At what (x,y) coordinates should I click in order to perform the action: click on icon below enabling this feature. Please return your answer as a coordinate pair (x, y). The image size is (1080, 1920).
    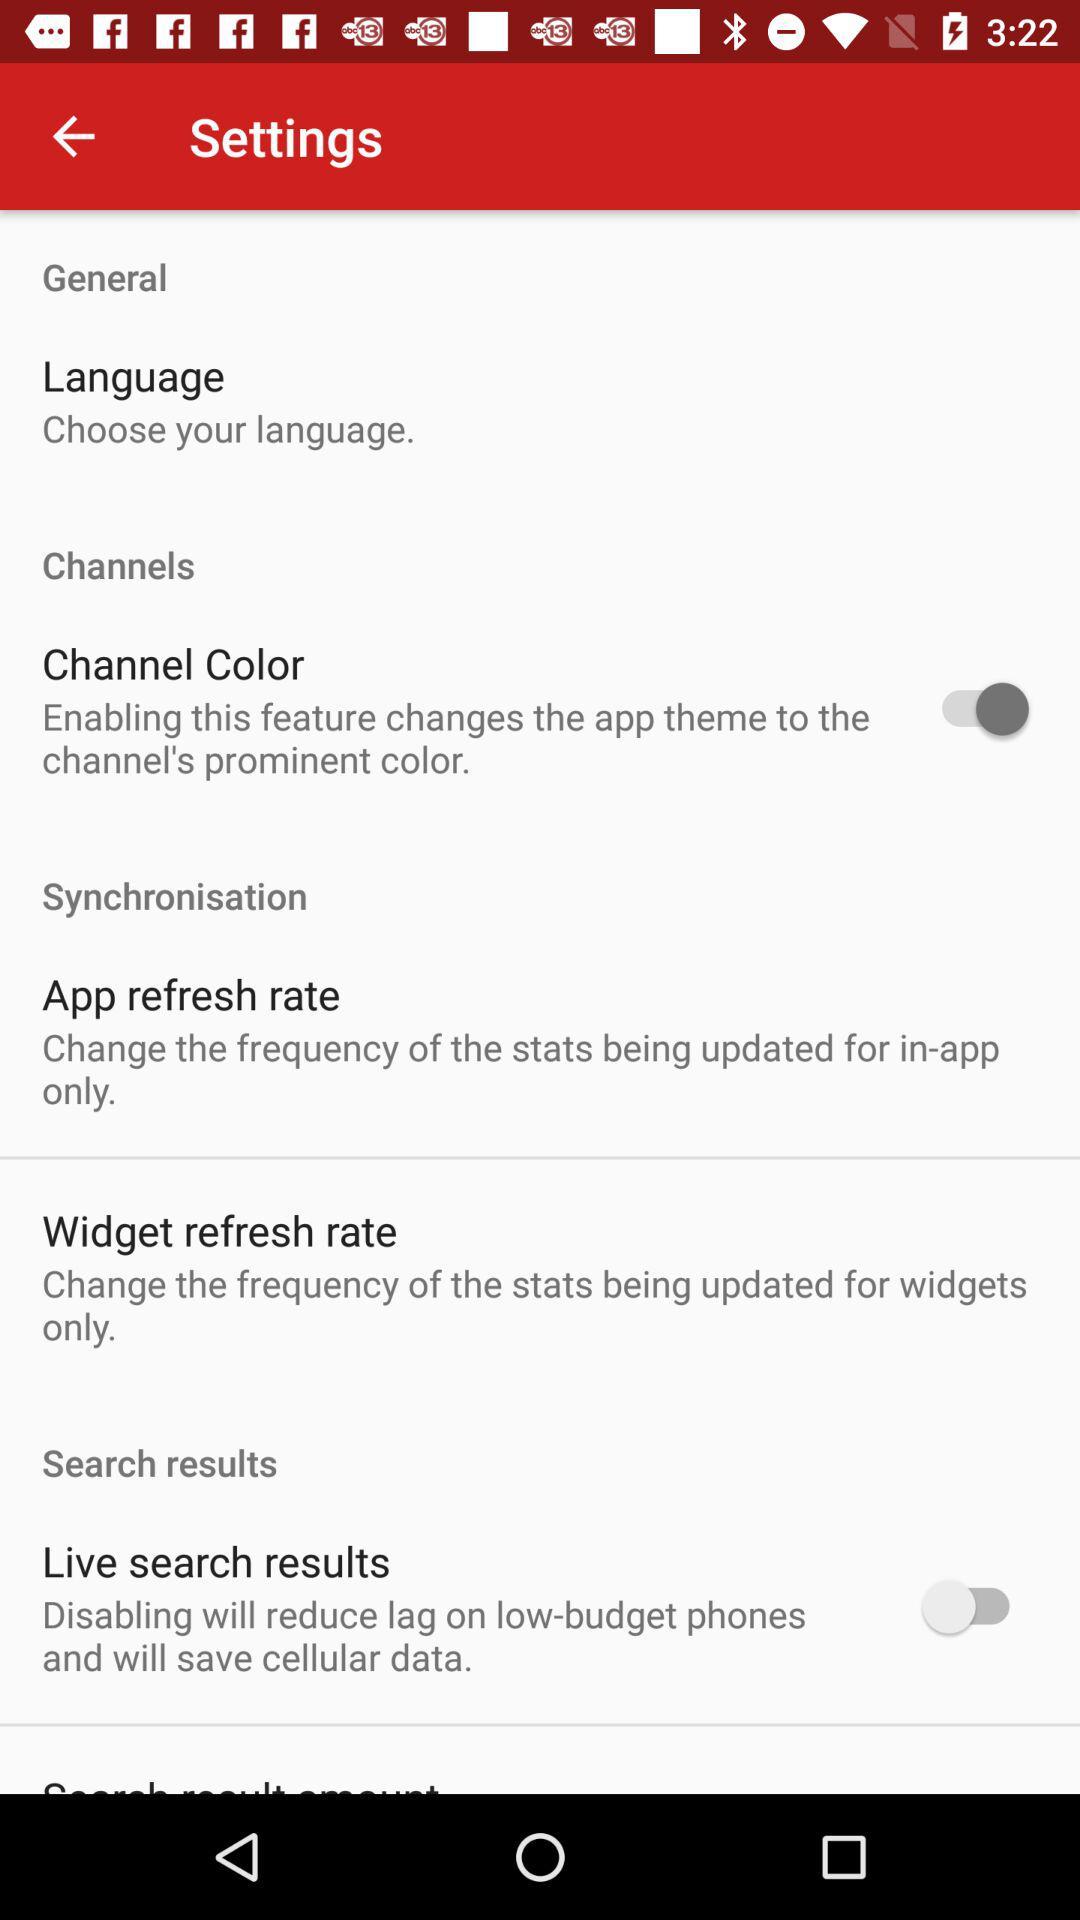
    Looking at the image, I should click on (540, 874).